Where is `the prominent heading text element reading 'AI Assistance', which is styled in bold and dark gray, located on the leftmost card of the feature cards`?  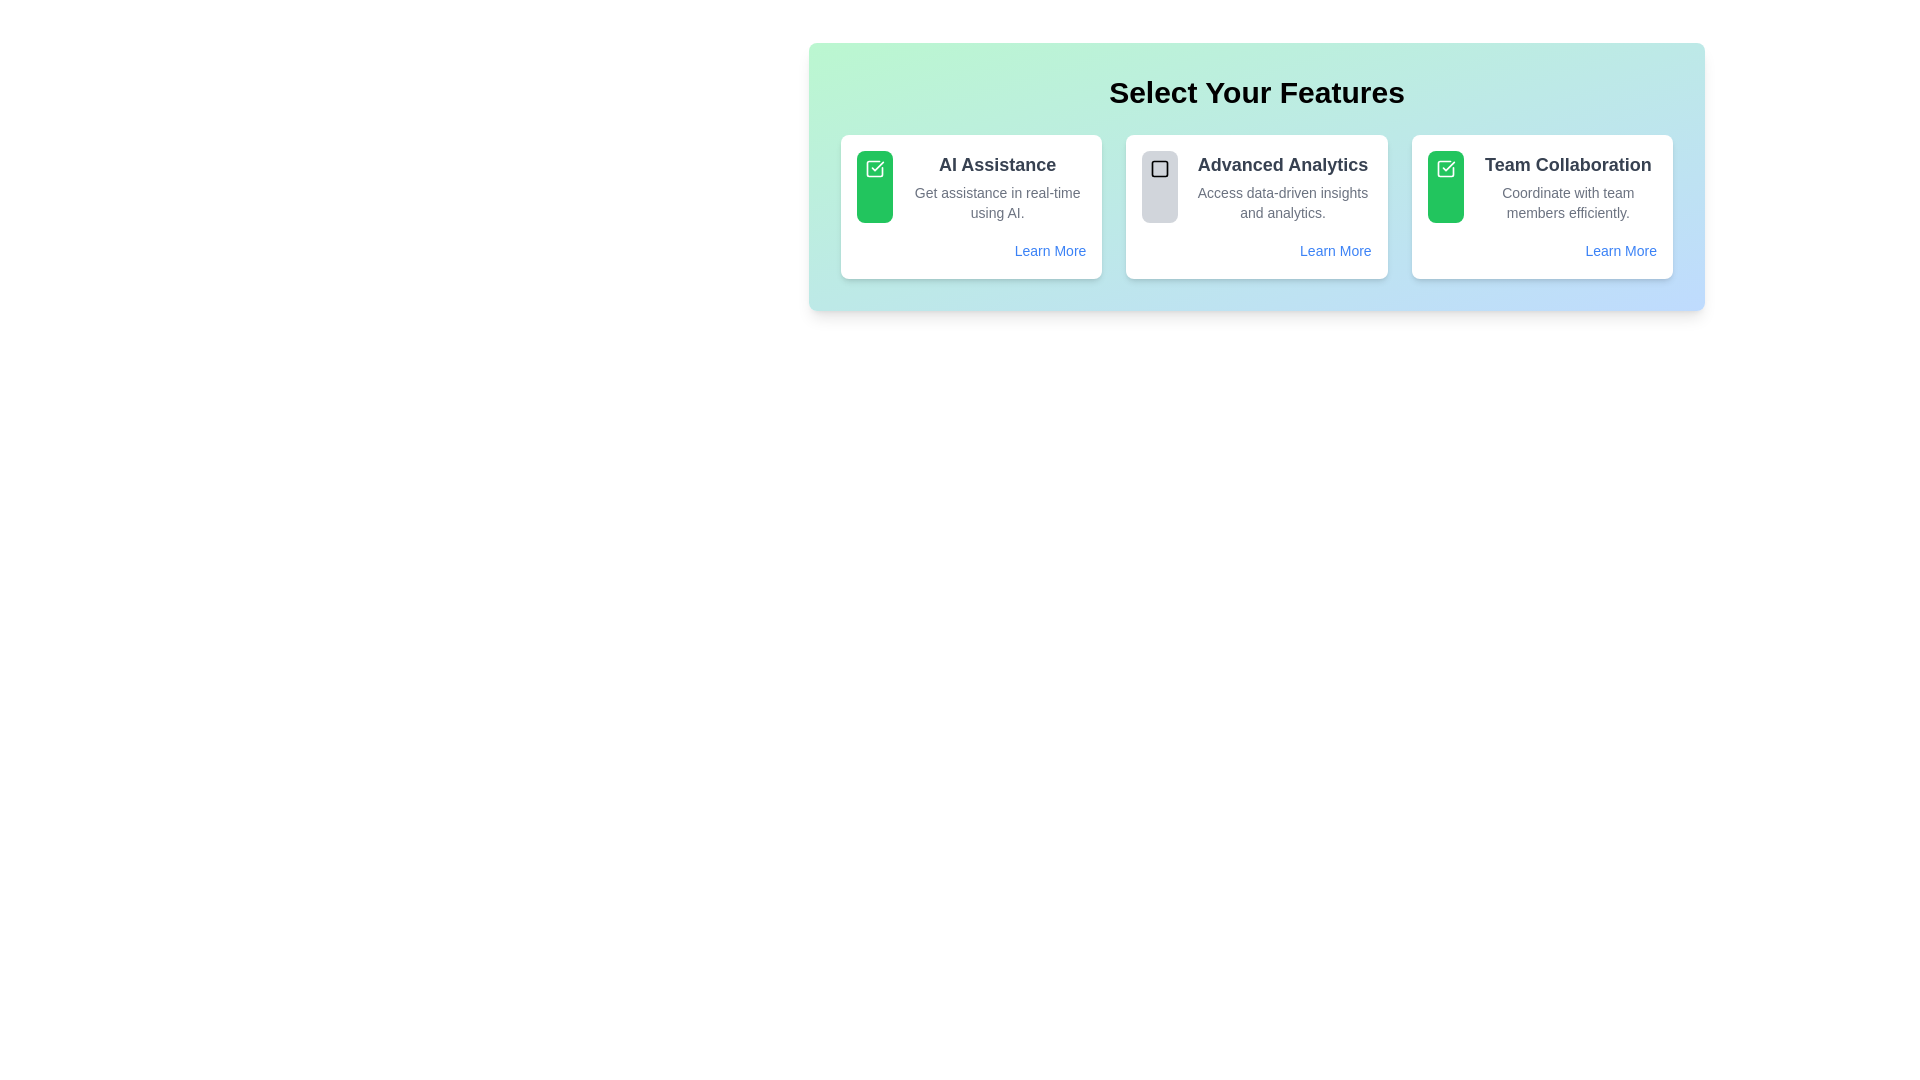
the prominent heading text element reading 'AI Assistance', which is styled in bold and dark gray, located on the leftmost card of the feature cards is located at coordinates (997, 164).